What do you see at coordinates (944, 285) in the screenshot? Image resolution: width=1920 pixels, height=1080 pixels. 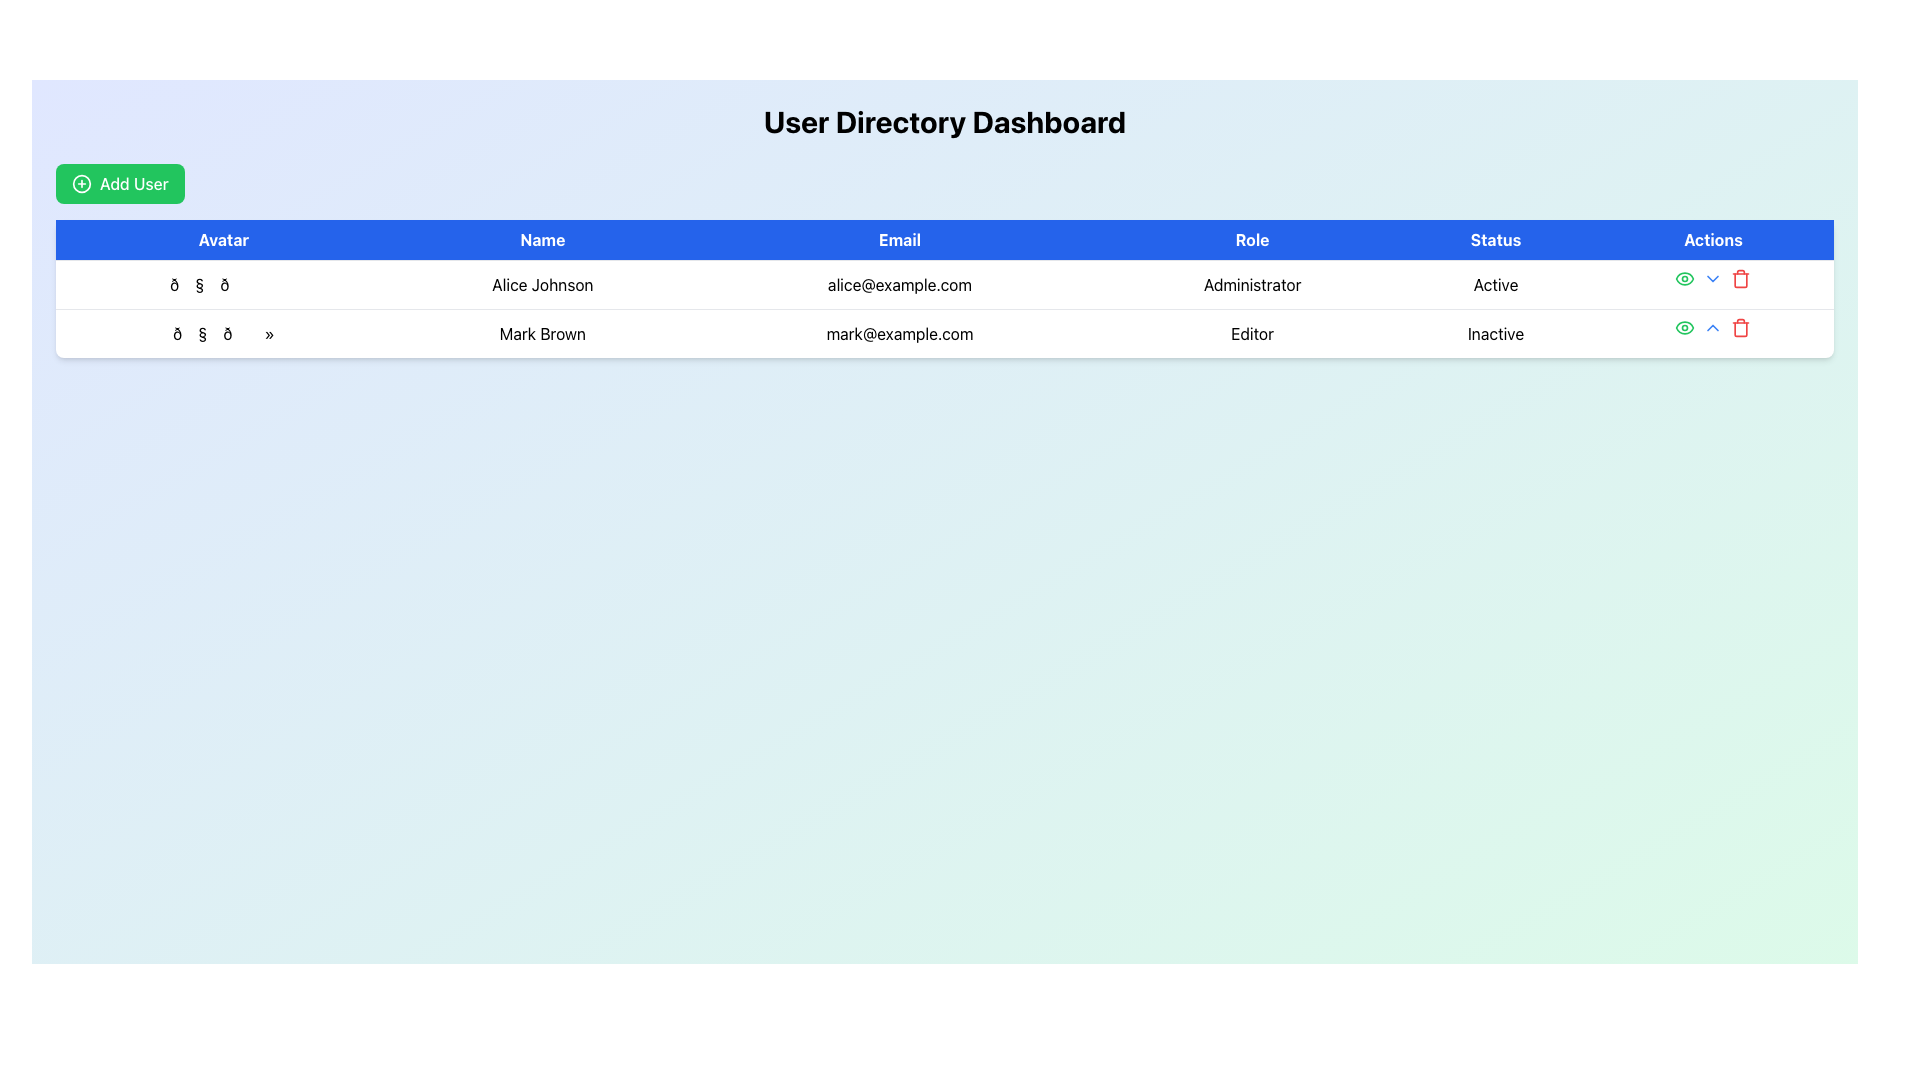 I see `the first row of the User Directory Dashboard table, which displays user information including avatar, name, contact, and status` at bounding box center [944, 285].